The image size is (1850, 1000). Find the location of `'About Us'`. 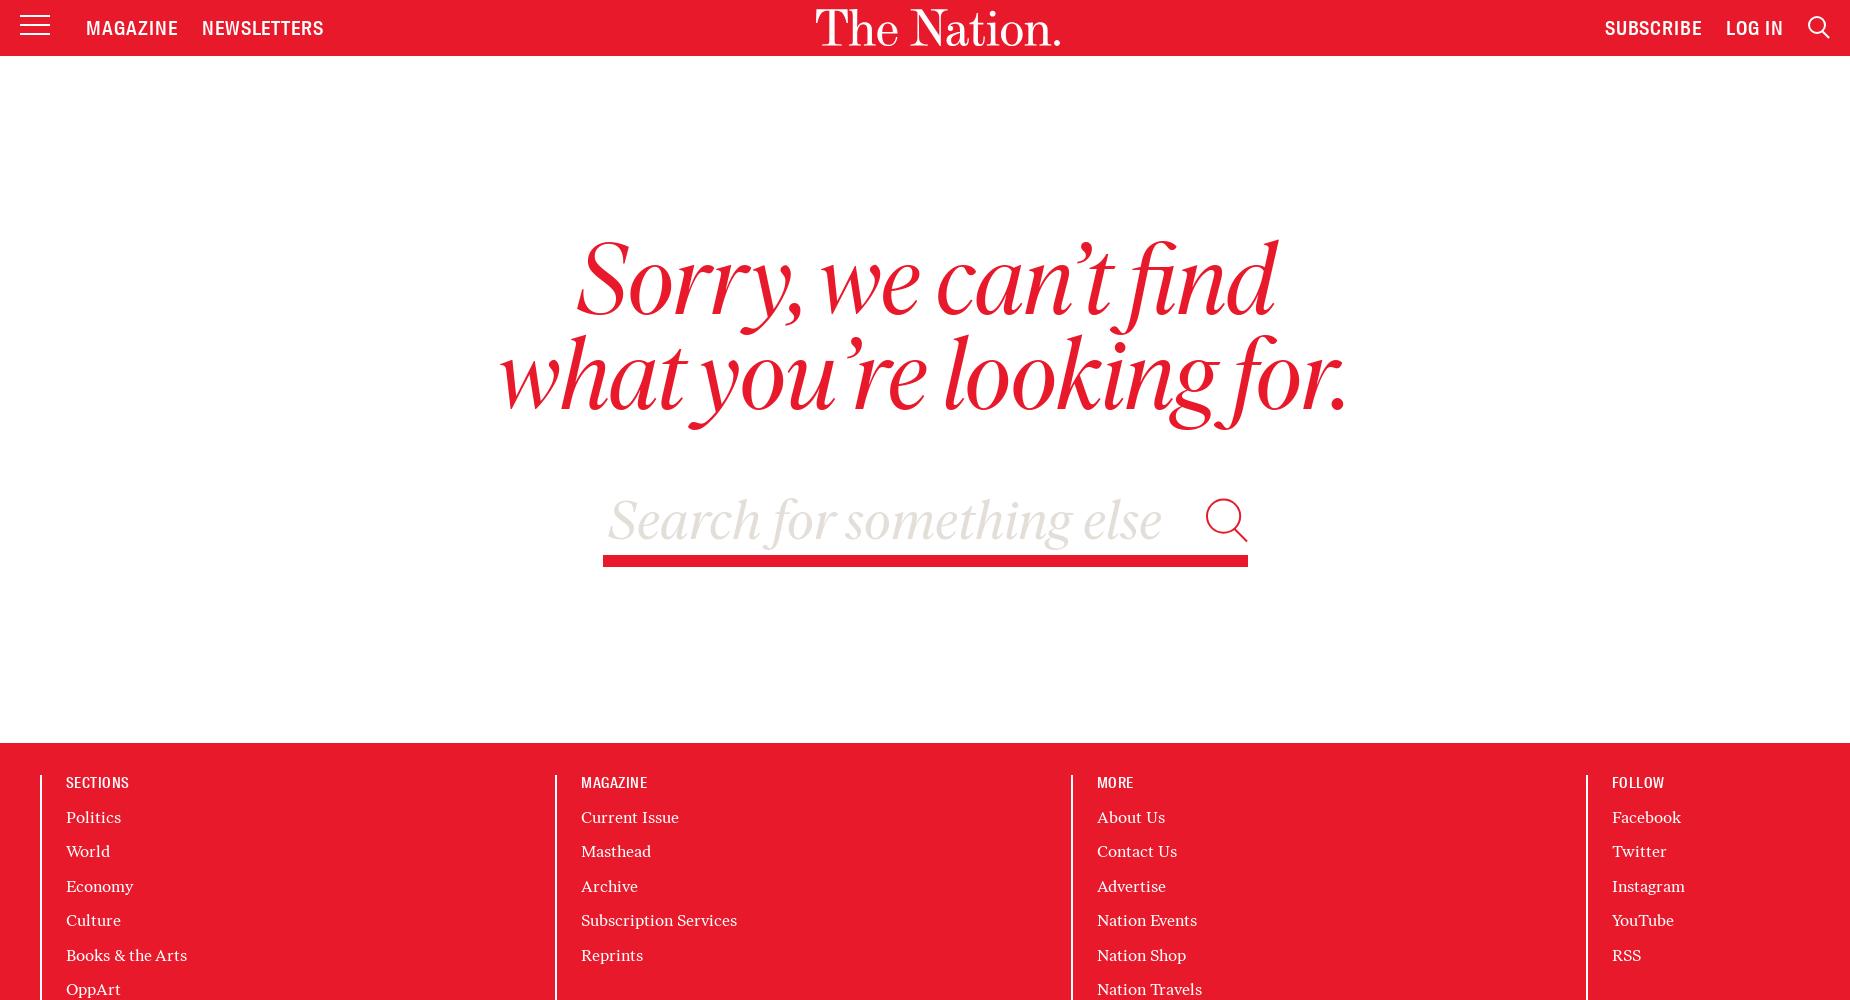

'About Us' is located at coordinates (1128, 816).